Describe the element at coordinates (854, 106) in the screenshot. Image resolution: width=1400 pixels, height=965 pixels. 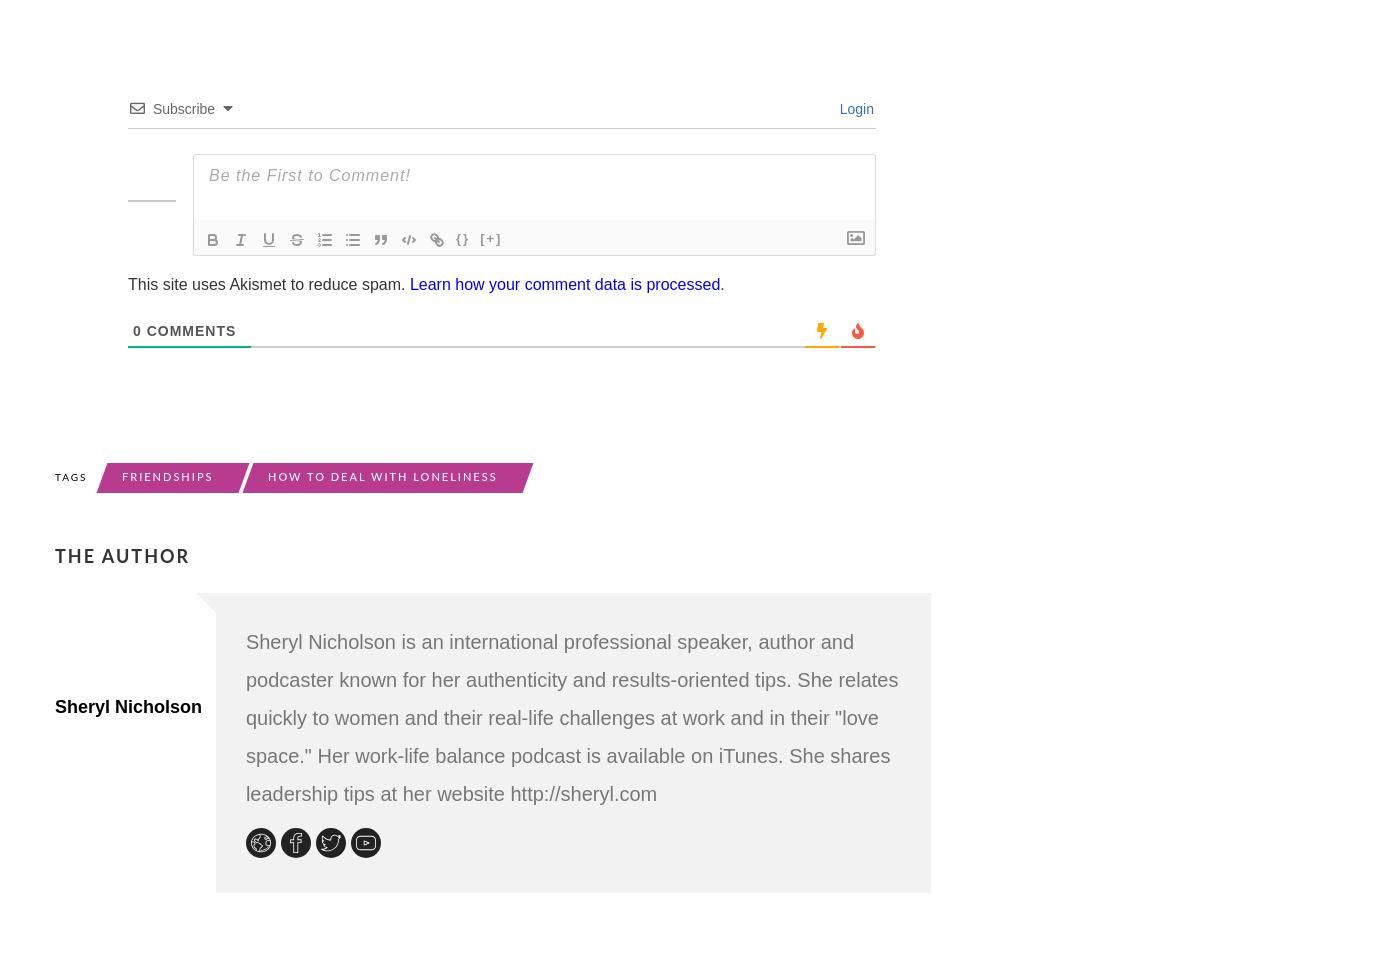
I see `'Login'` at that location.